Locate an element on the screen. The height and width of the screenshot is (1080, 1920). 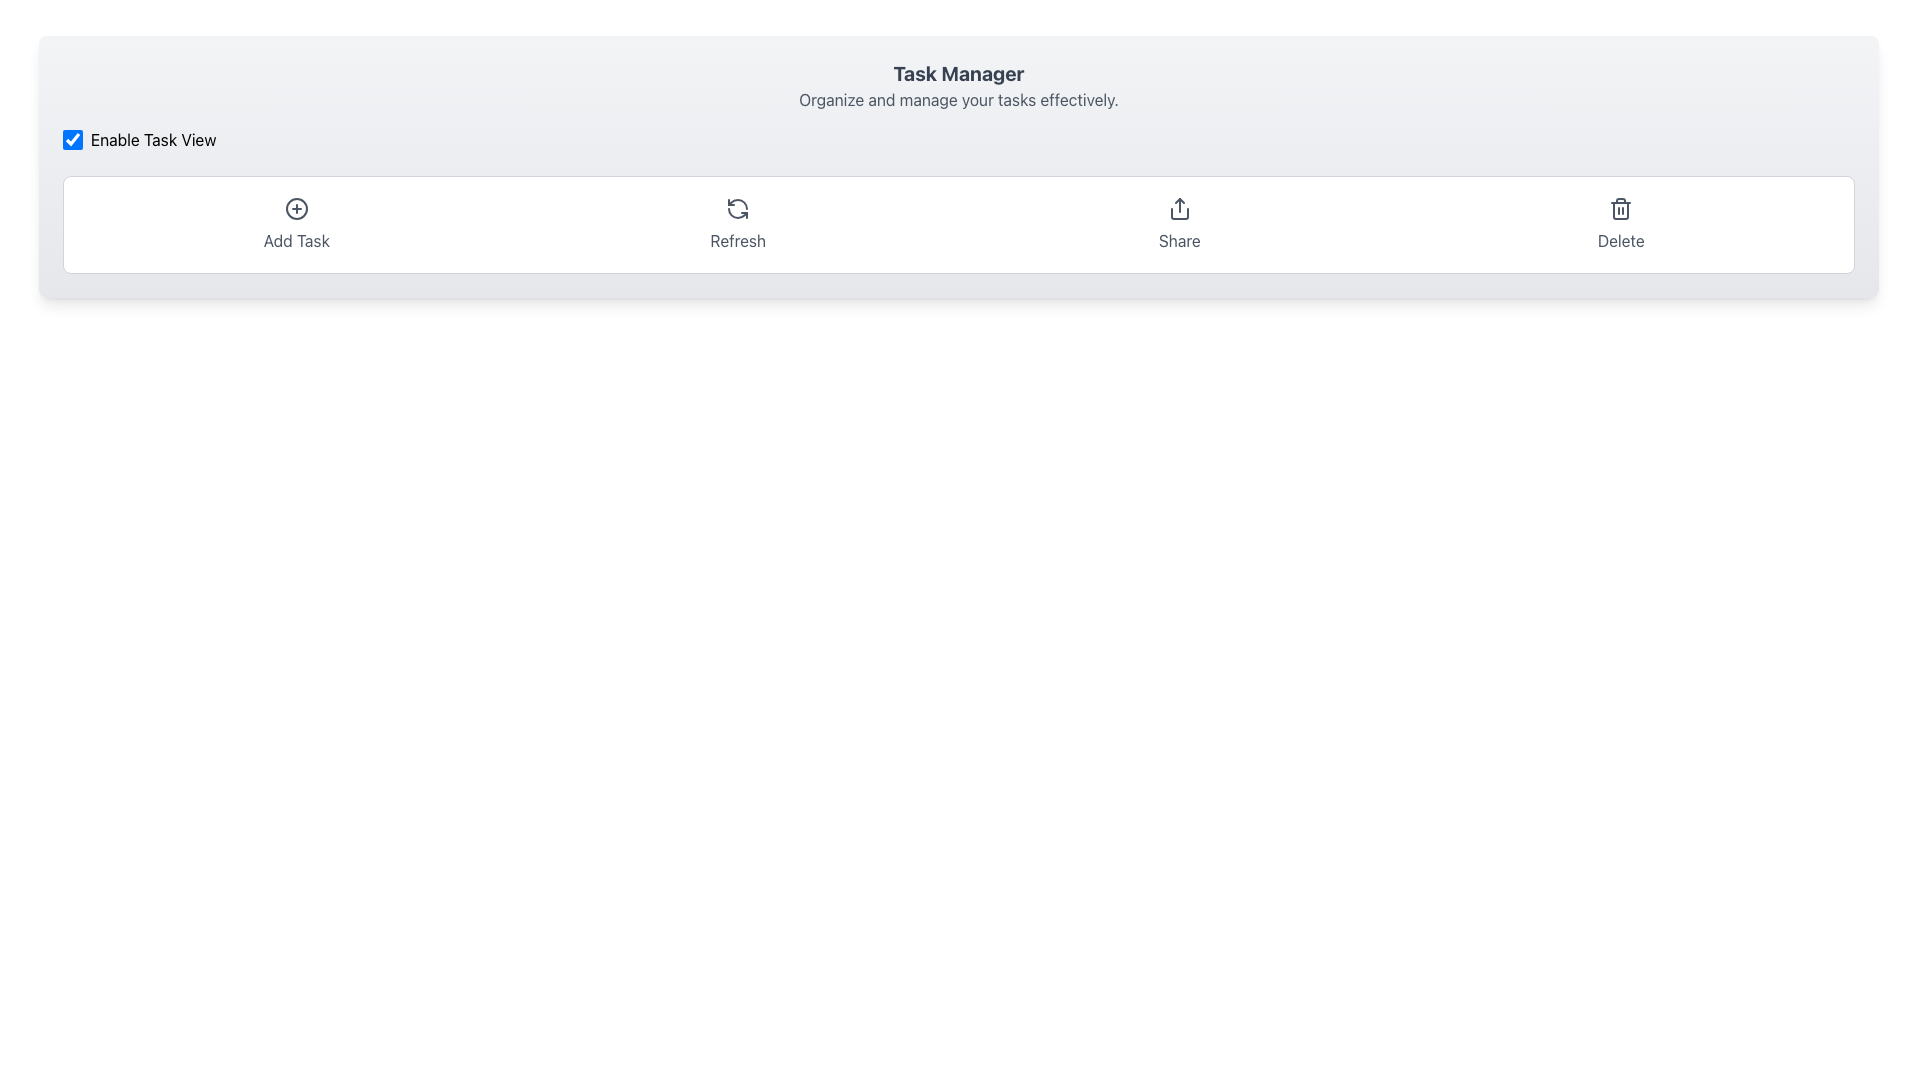
descriptive label positioned below the '+' icon in the lower part of the horizontal tool menu is located at coordinates (295, 239).